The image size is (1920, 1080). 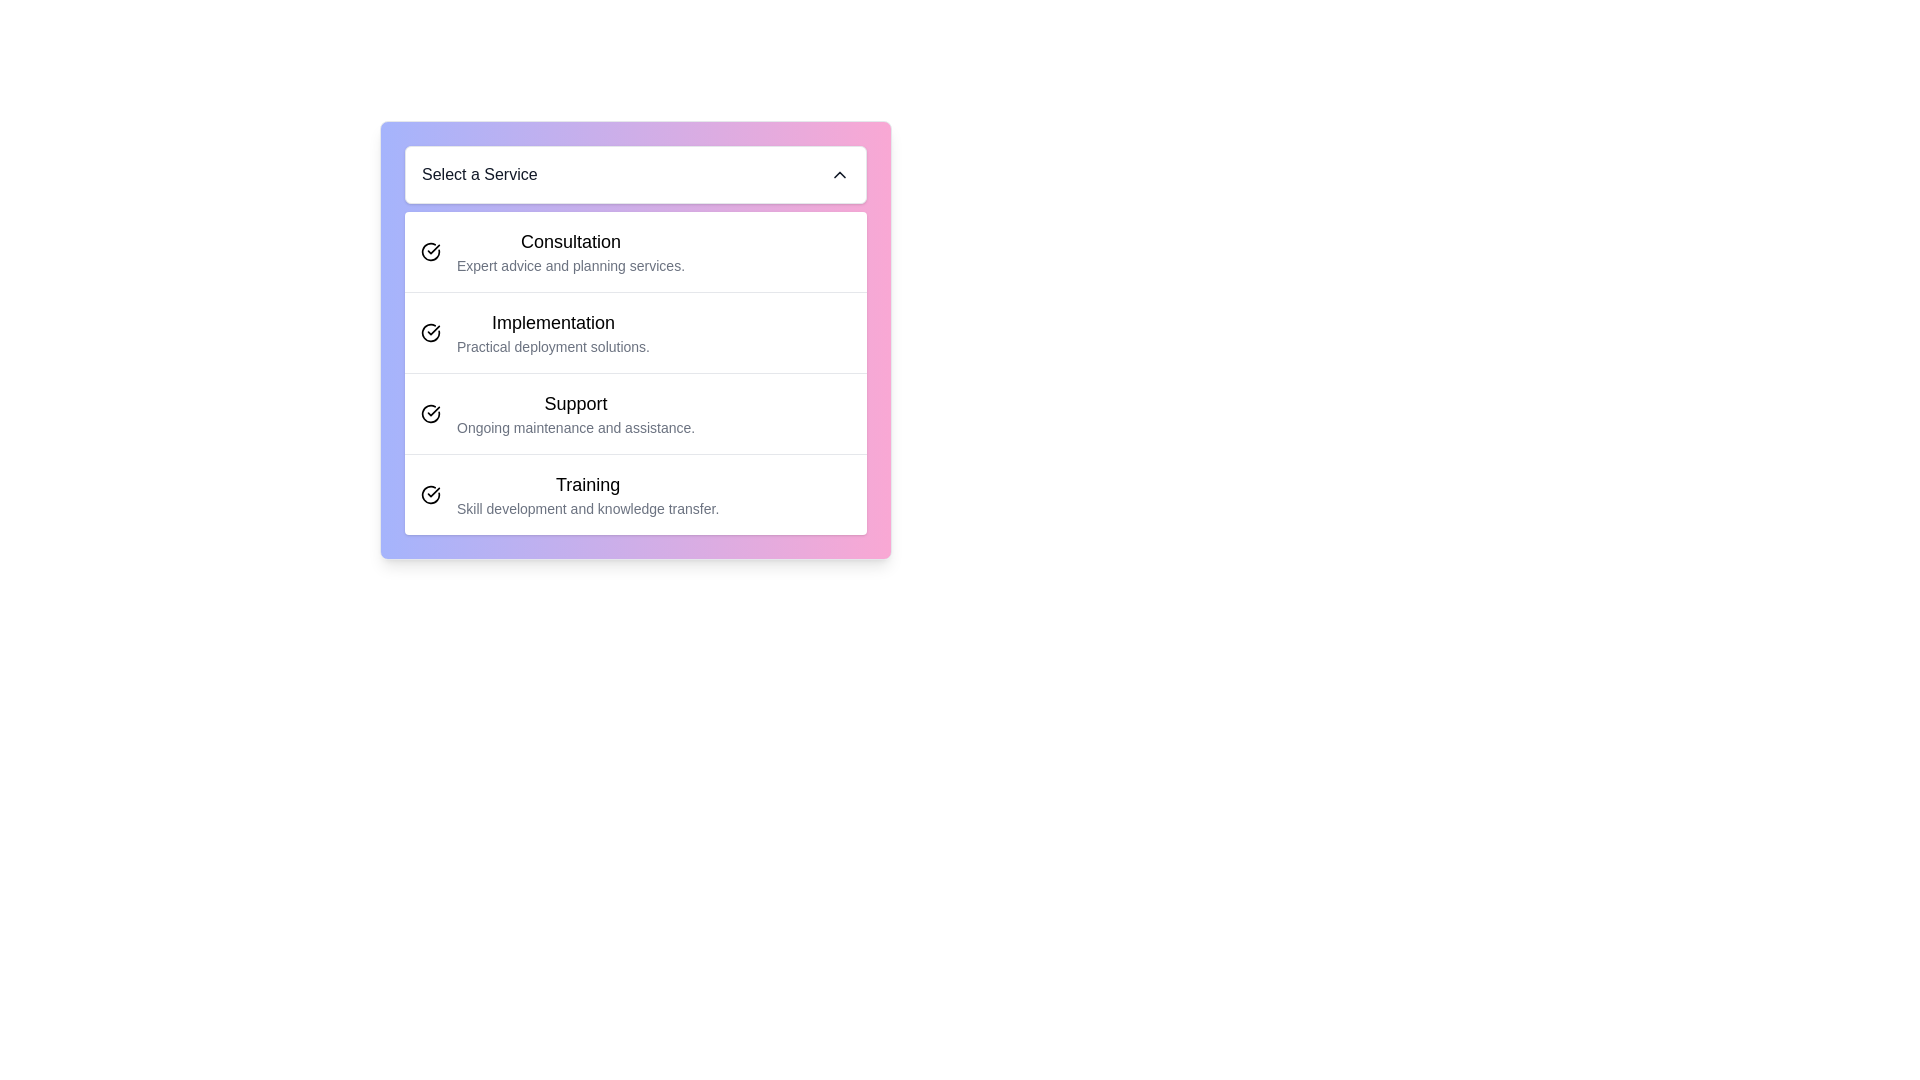 What do you see at coordinates (634, 411) in the screenshot?
I see `the third list item labeled 'Support' in the vertical selection menu titled 'Select a Service'` at bounding box center [634, 411].